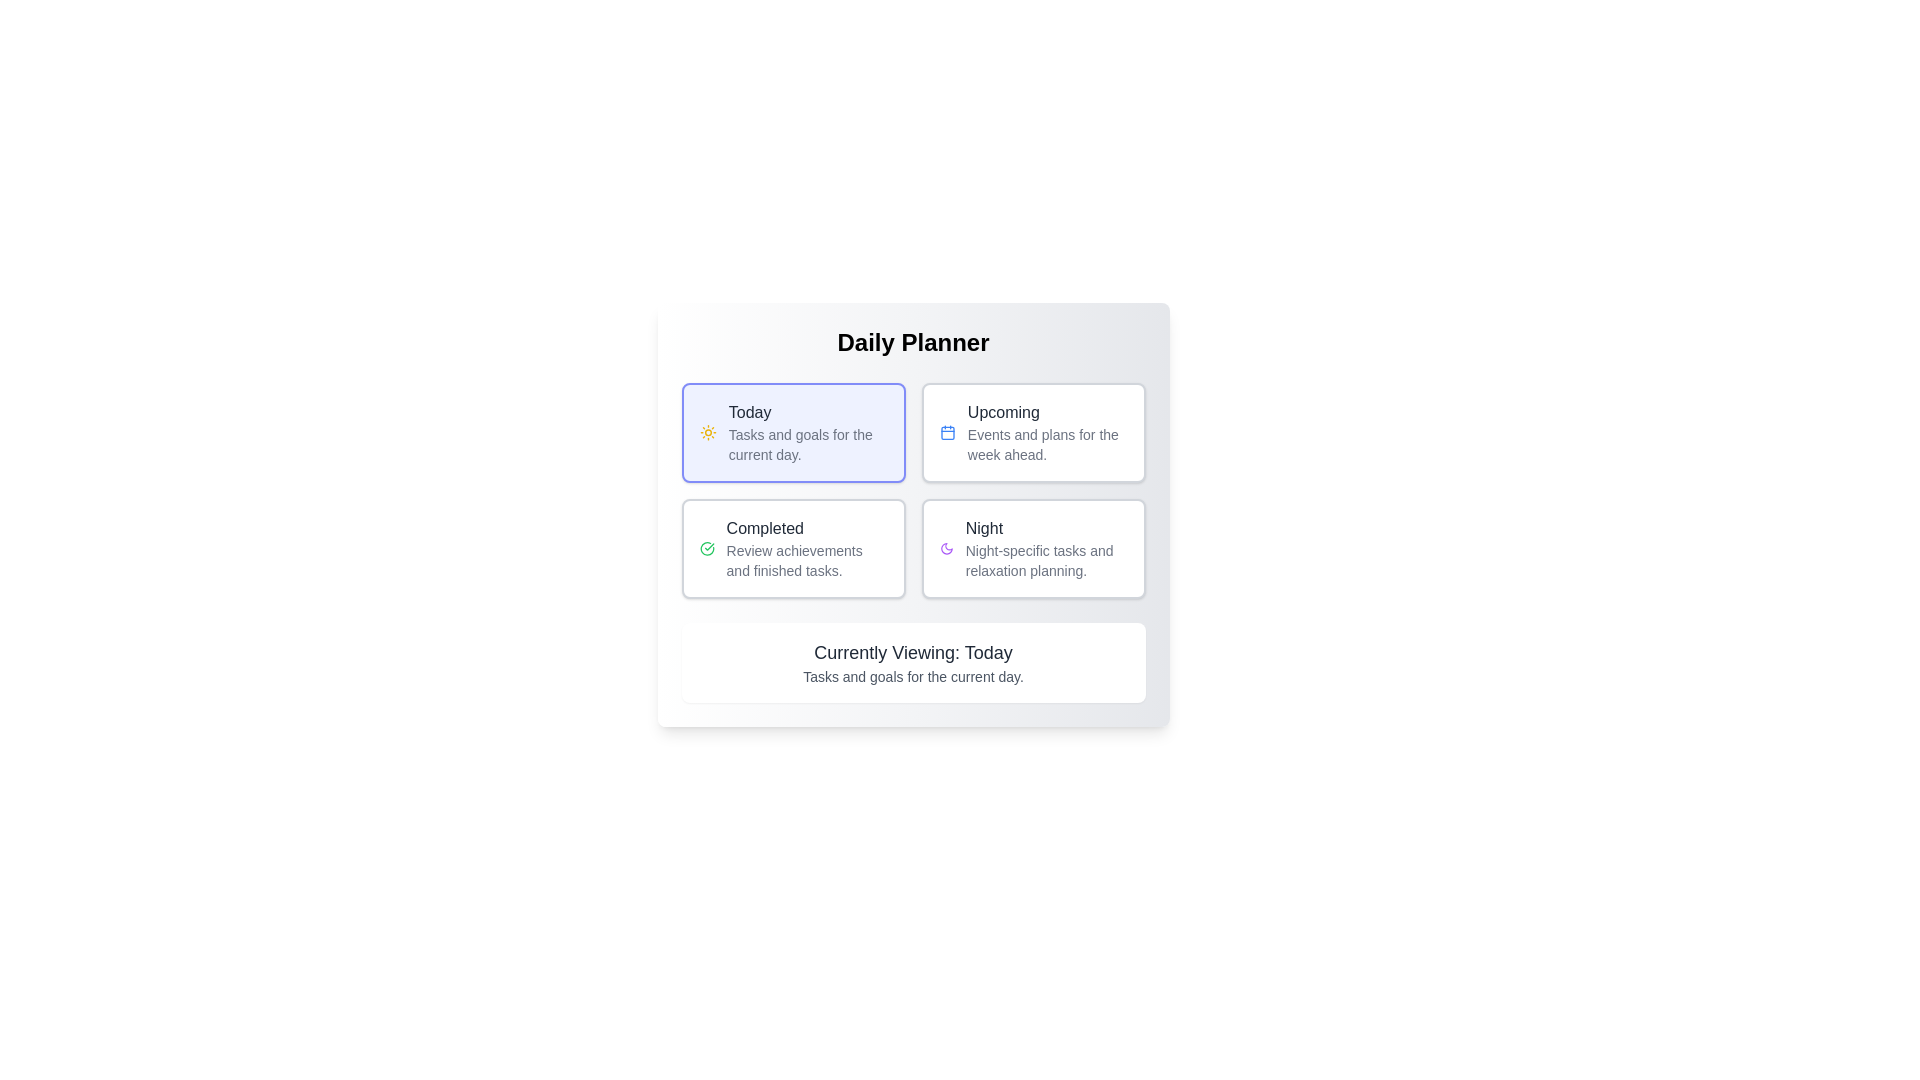  Describe the element at coordinates (808, 443) in the screenshot. I see `the descriptive text label located in the 'Today' section of the Daily Planner interface, which provides additional context about tasks and goals` at that location.